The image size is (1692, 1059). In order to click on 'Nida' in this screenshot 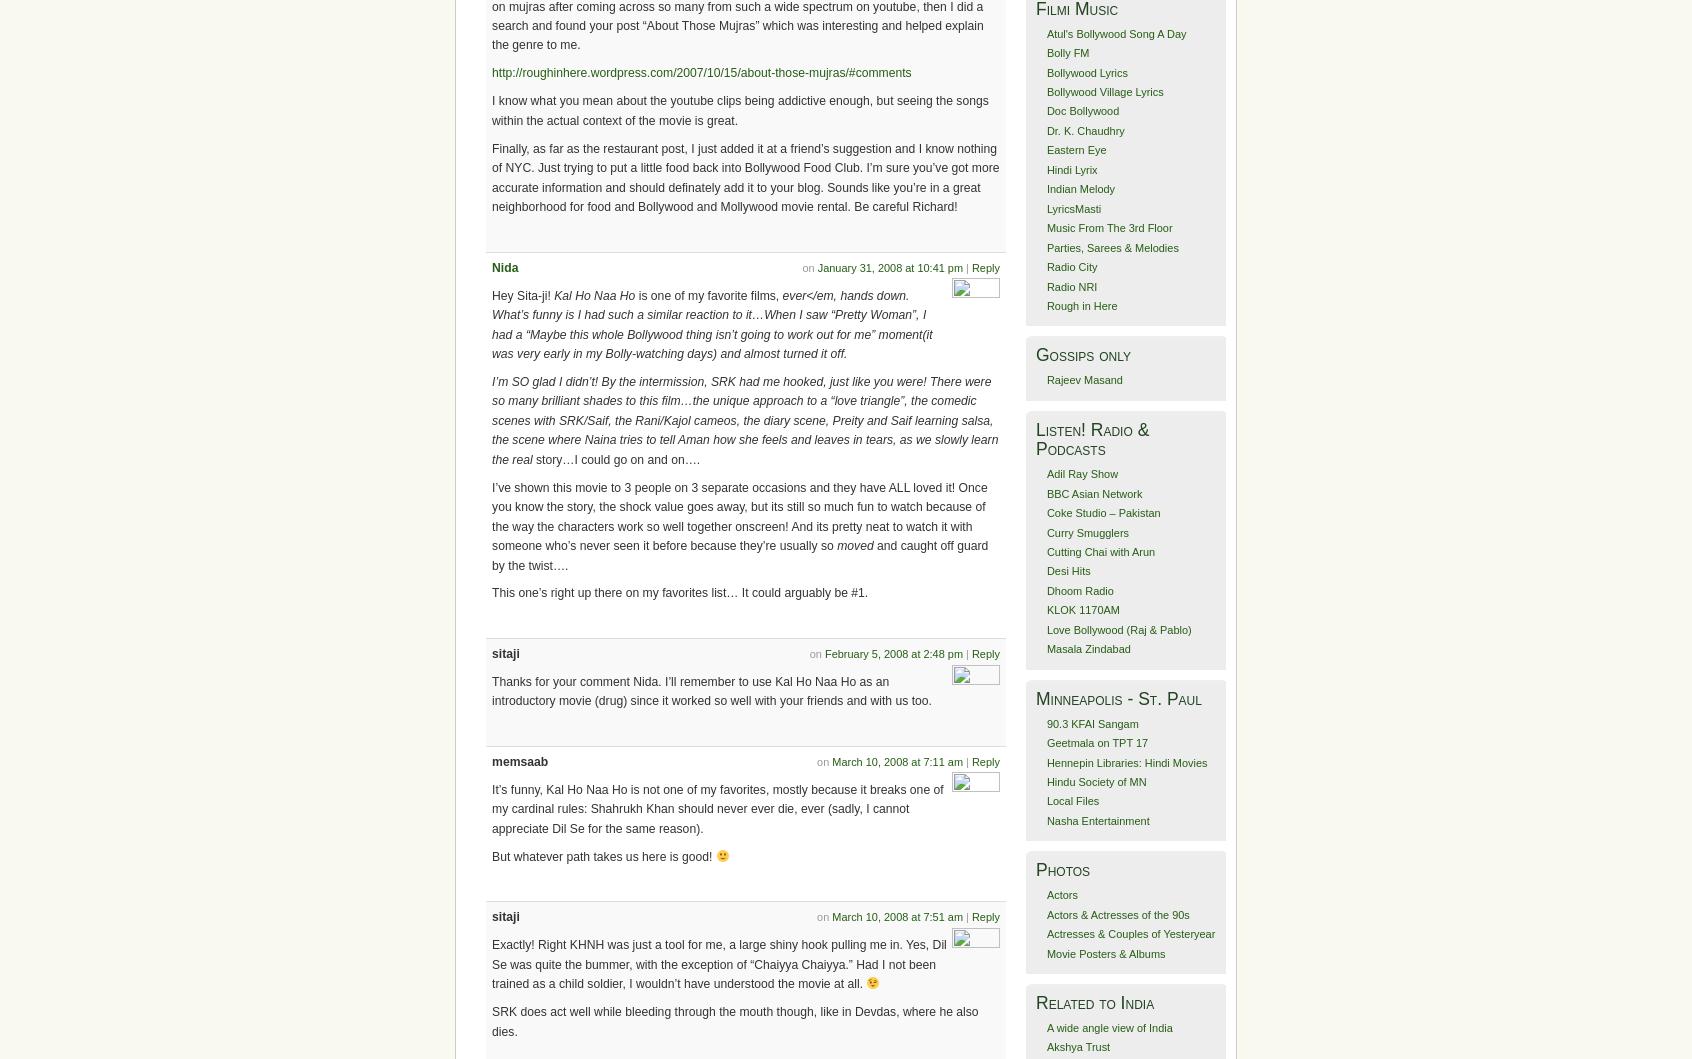, I will do `click(491, 266)`.